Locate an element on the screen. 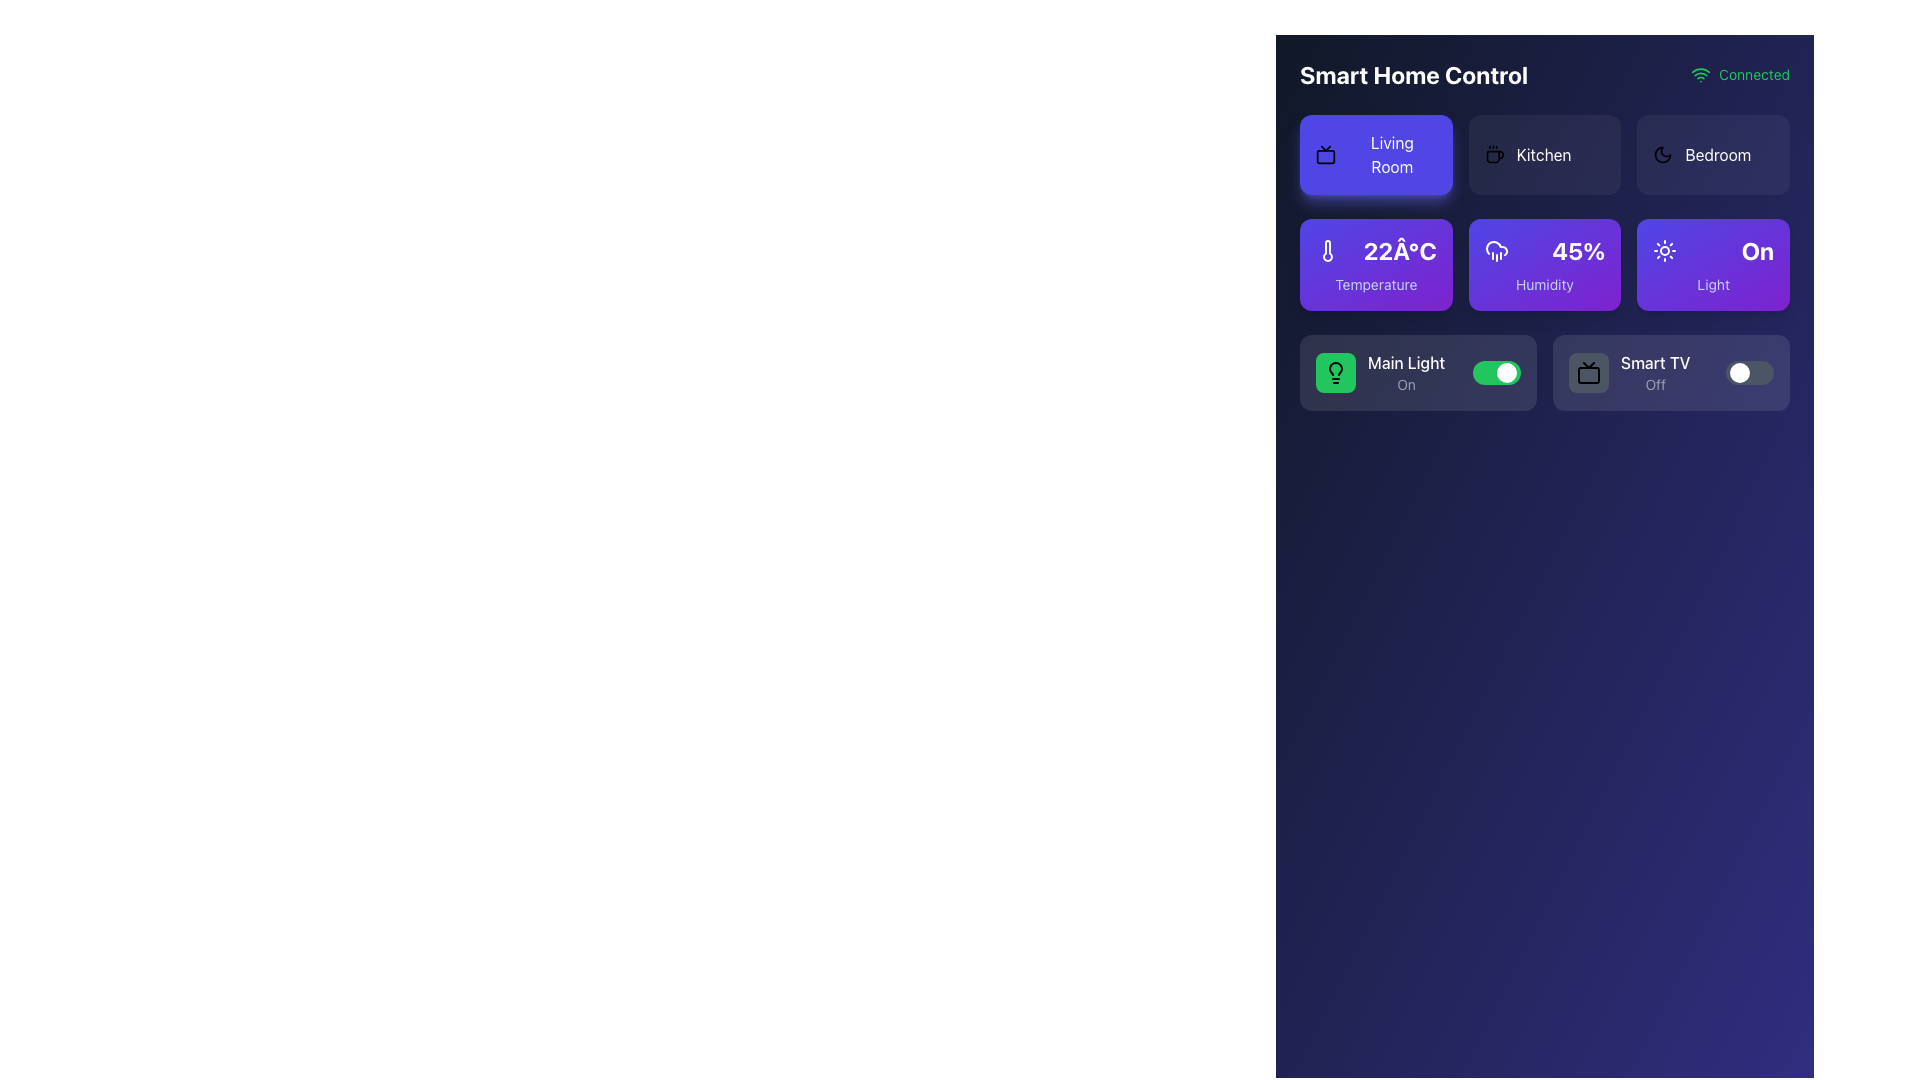 The width and height of the screenshot is (1920, 1080). the toggle switch for 'Smart TV' located in the second card of the second row is located at coordinates (1749, 373).